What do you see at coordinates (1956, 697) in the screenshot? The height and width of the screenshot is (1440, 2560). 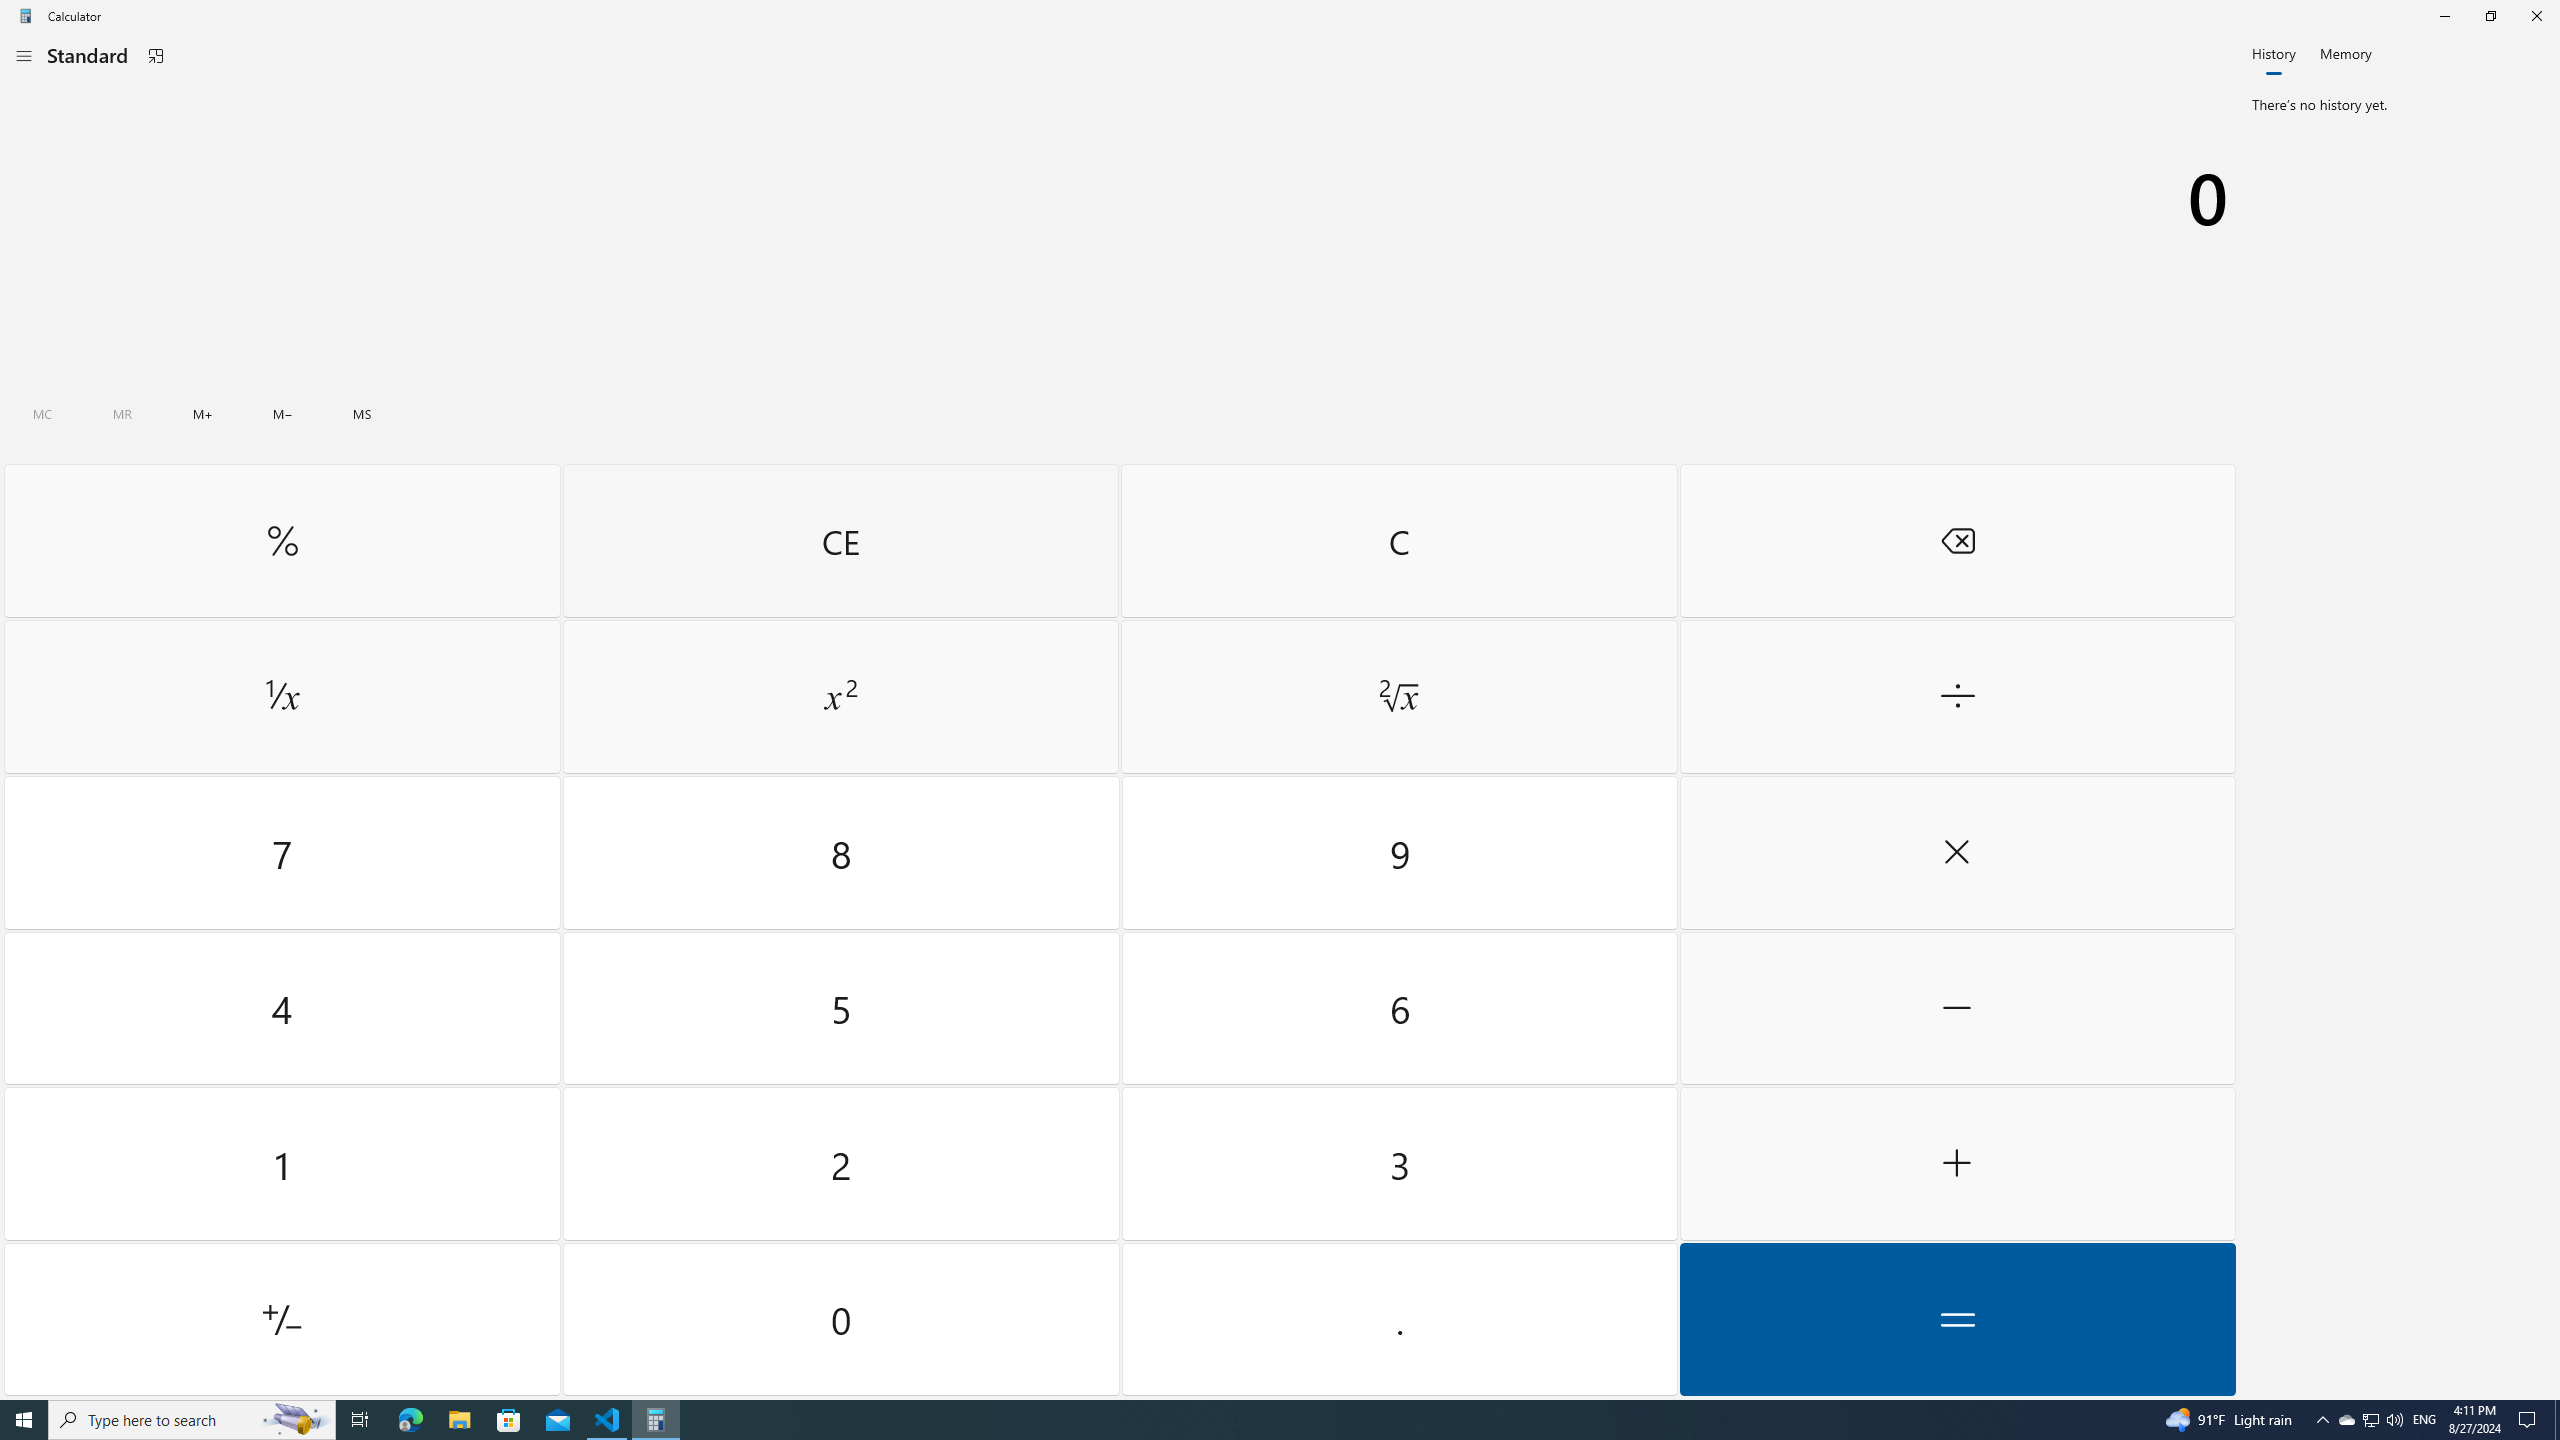 I see `'Divide by'` at bounding box center [1956, 697].